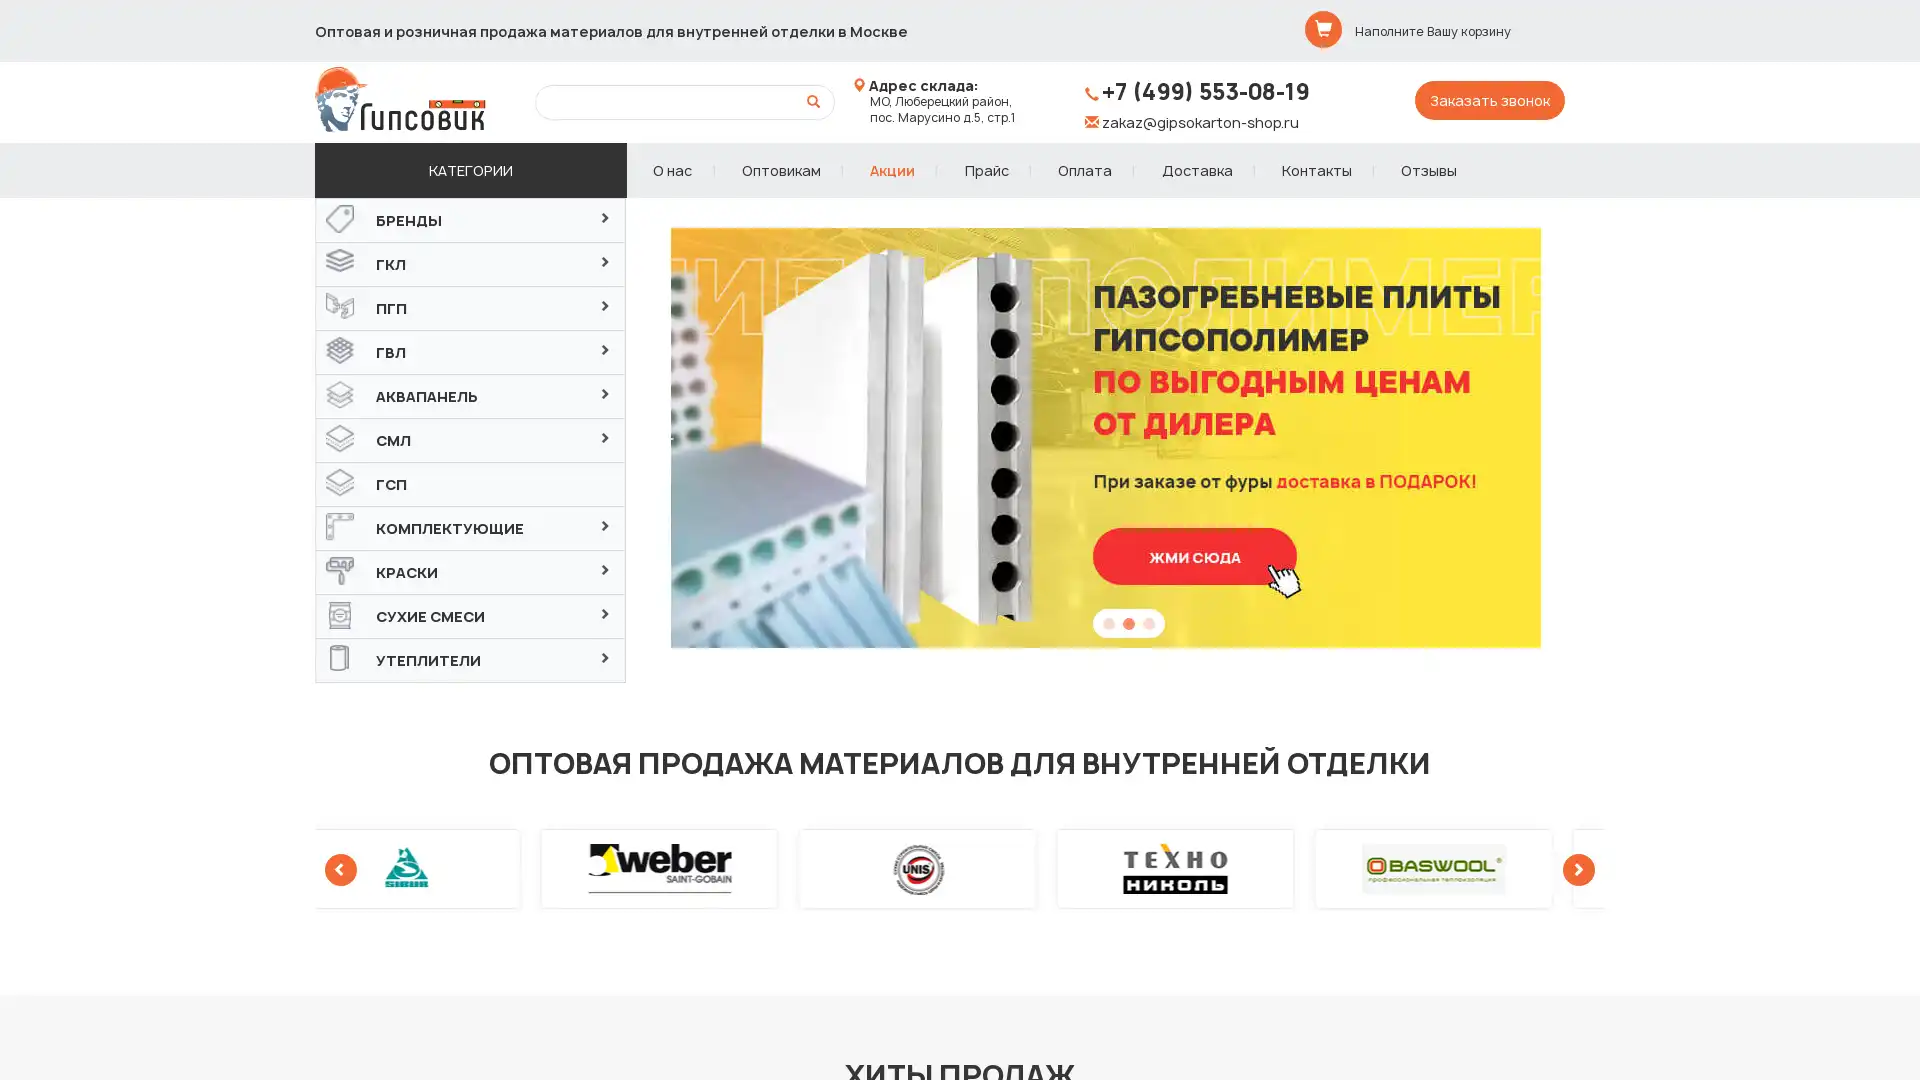  What do you see at coordinates (1107, 627) in the screenshot?
I see `1` at bounding box center [1107, 627].